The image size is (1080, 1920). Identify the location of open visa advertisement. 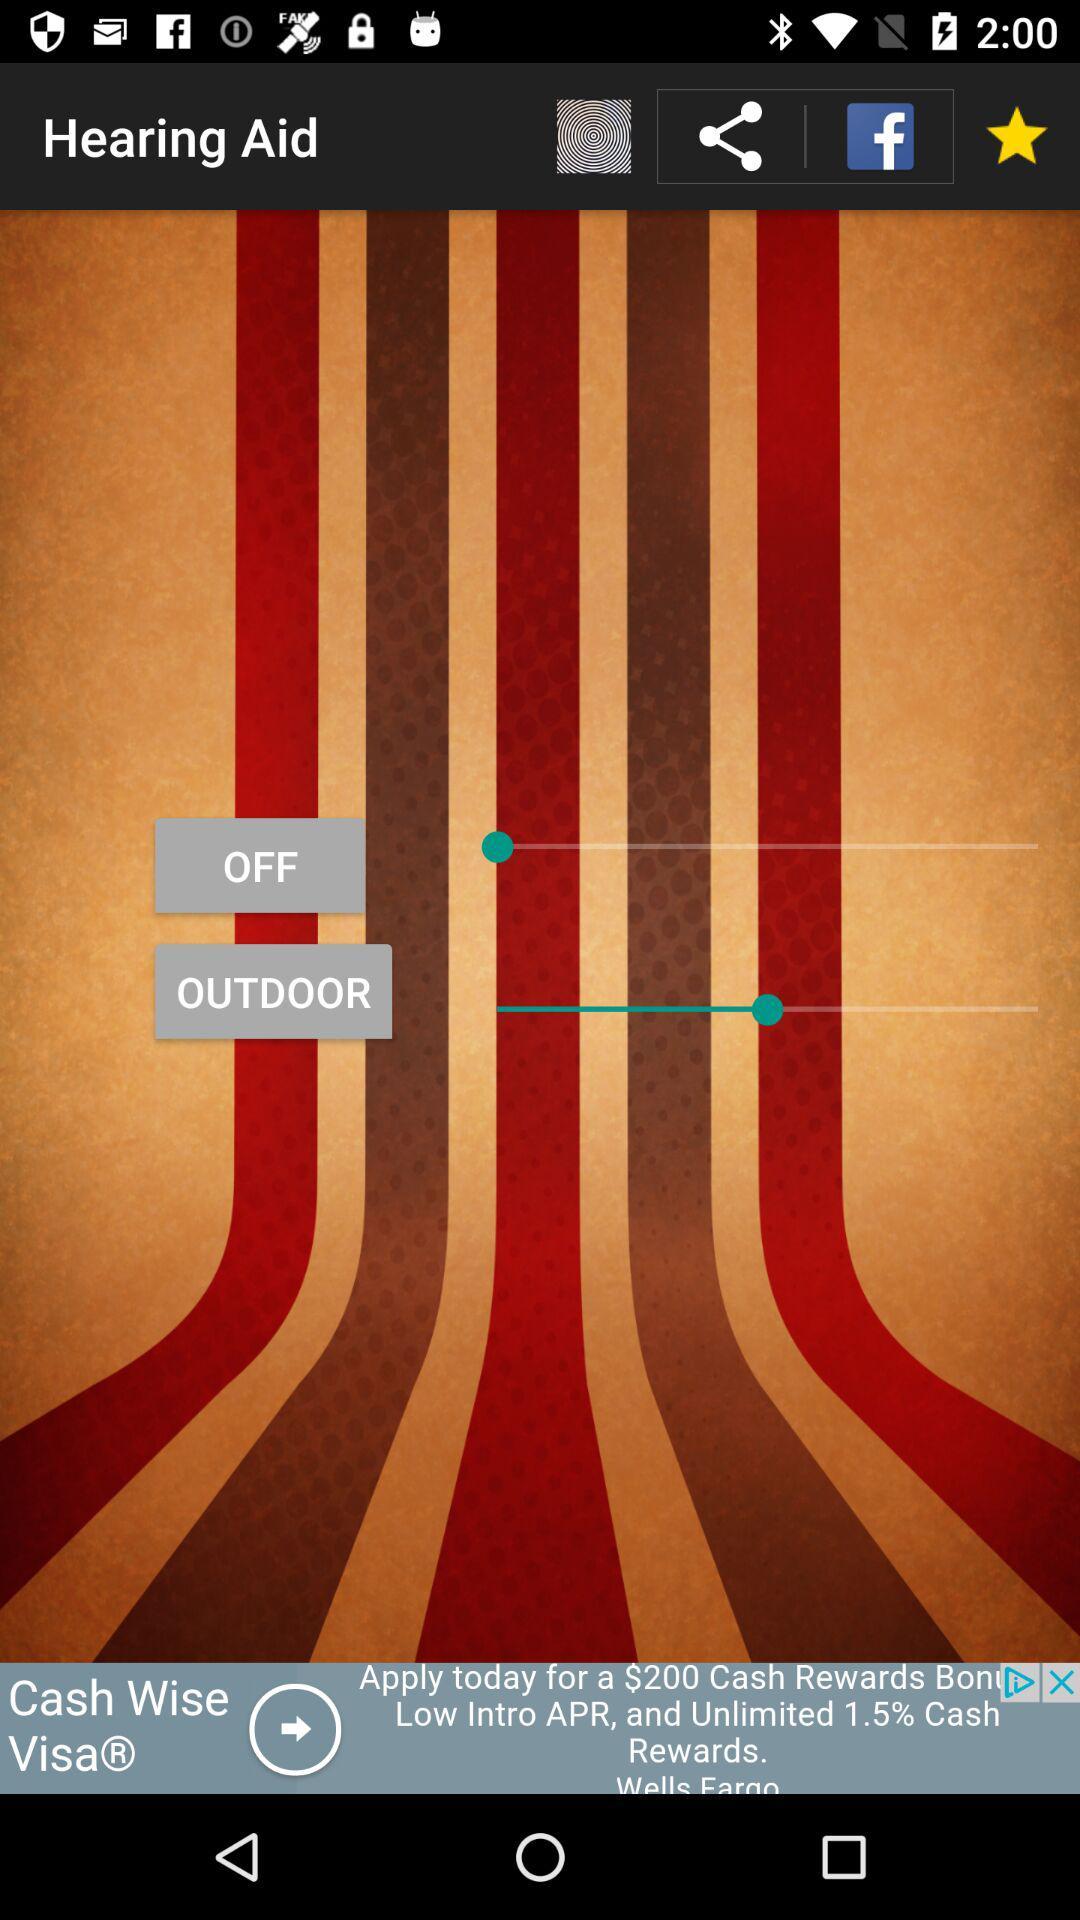
(540, 1727).